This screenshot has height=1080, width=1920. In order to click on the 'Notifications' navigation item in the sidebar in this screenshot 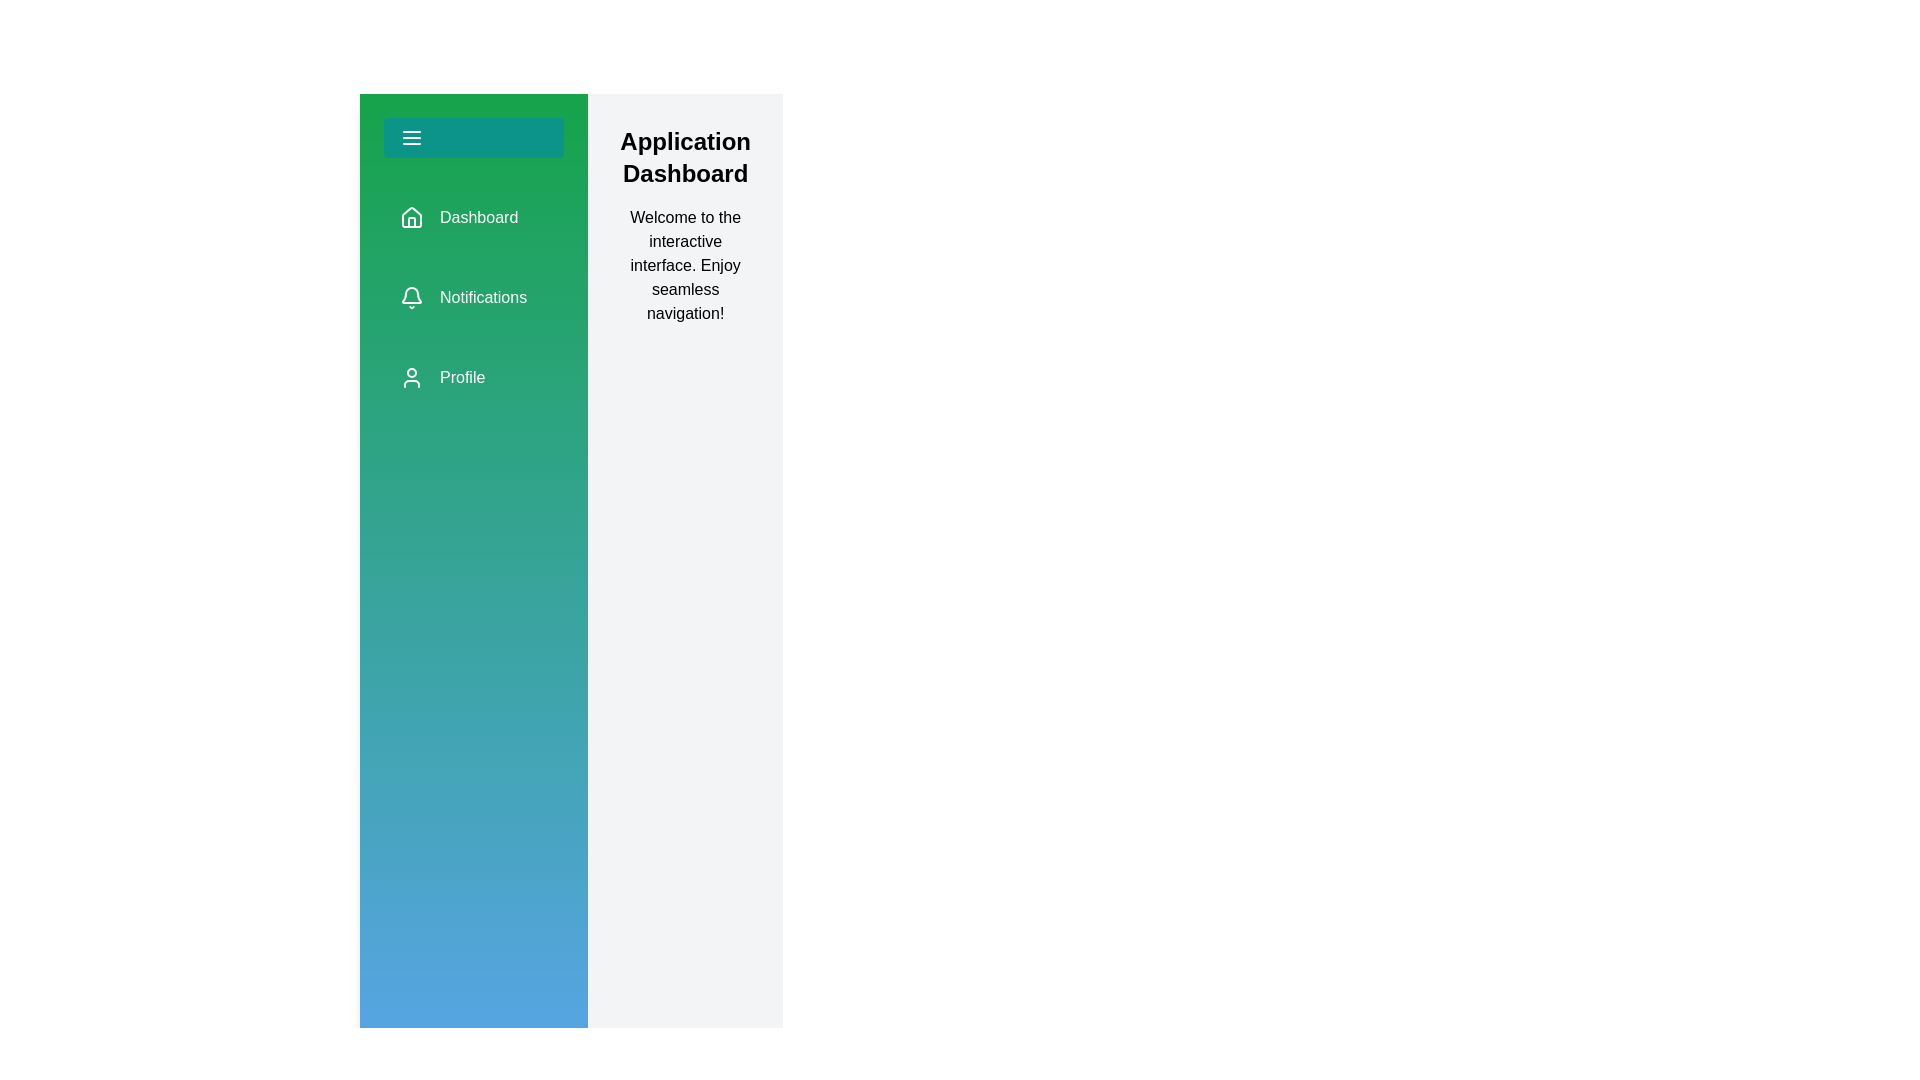, I will do `click(473, 297)`.